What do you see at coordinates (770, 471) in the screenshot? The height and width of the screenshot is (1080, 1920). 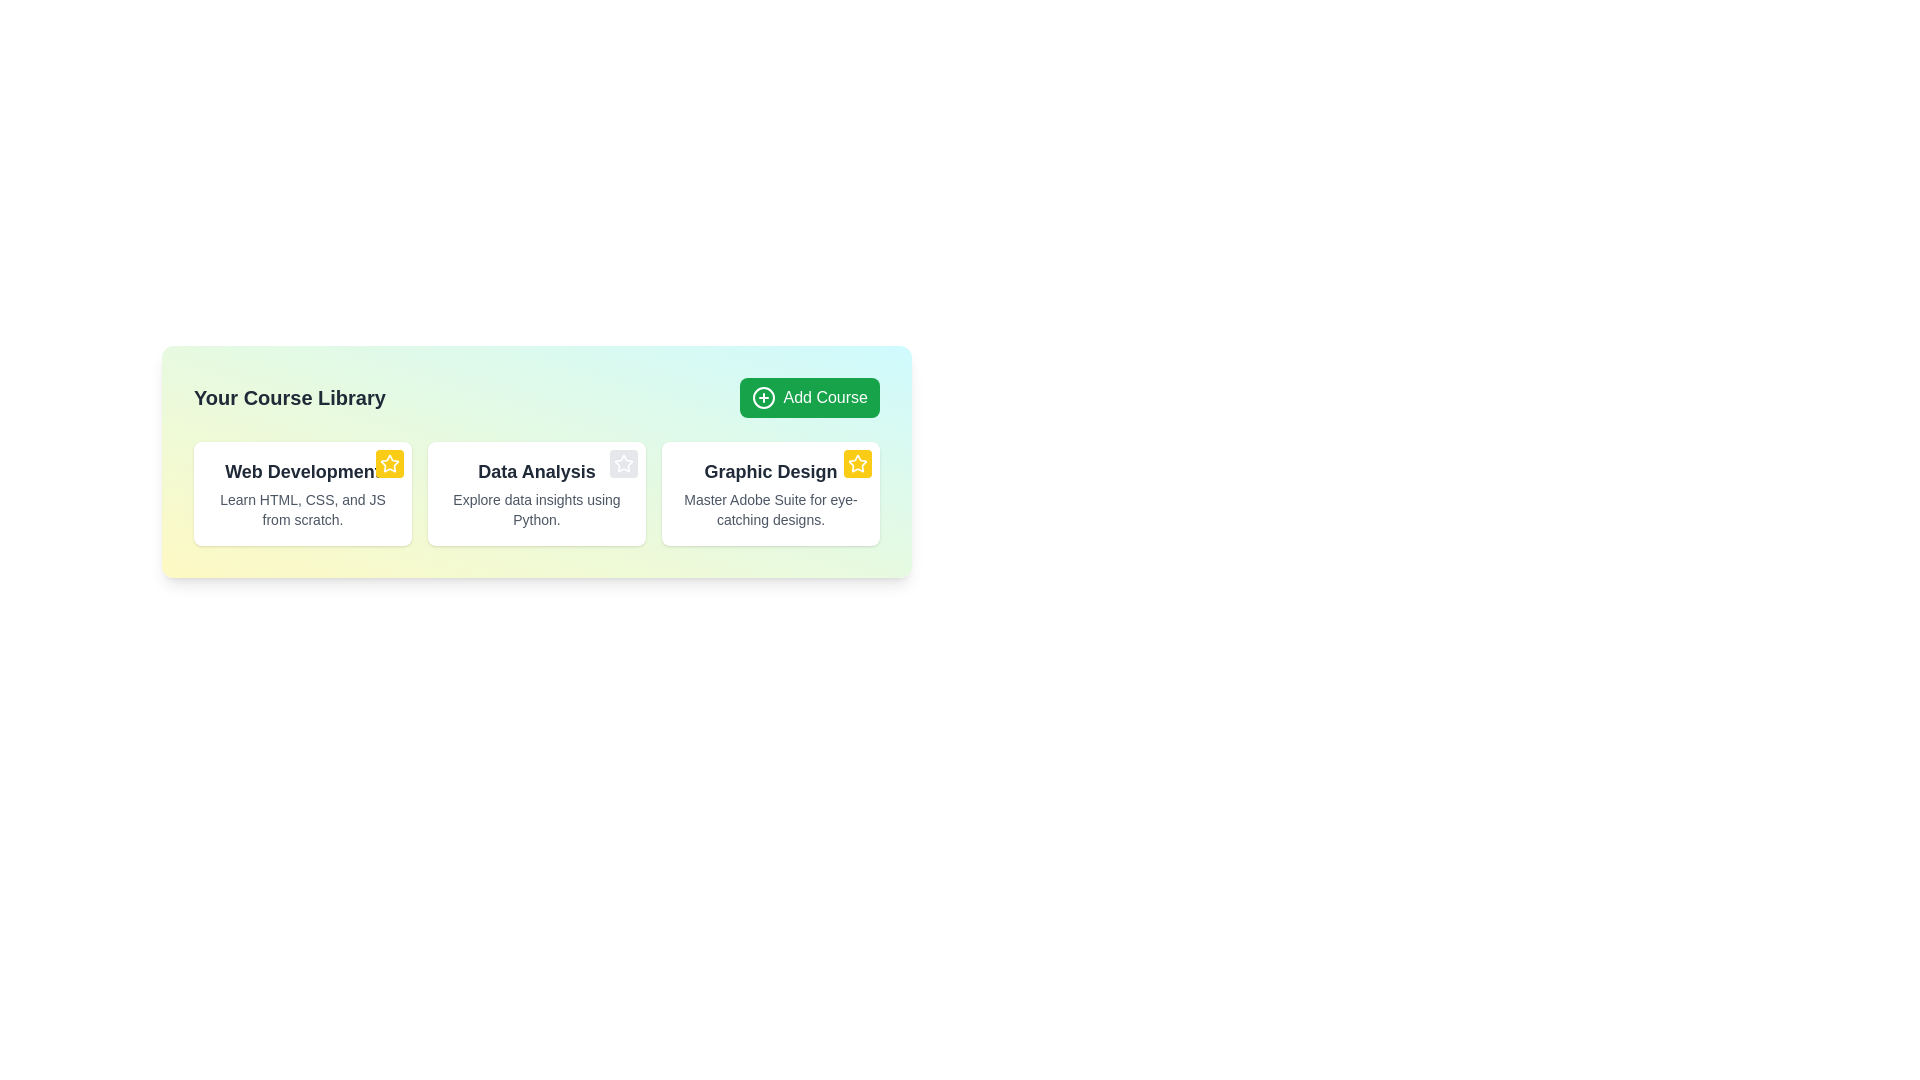 I see `the 'Graphic Design' text label, which is styled in bold font, larger size, and dark gray color, located at the top-left of its card-like structure` at bounding box center [770, 471].